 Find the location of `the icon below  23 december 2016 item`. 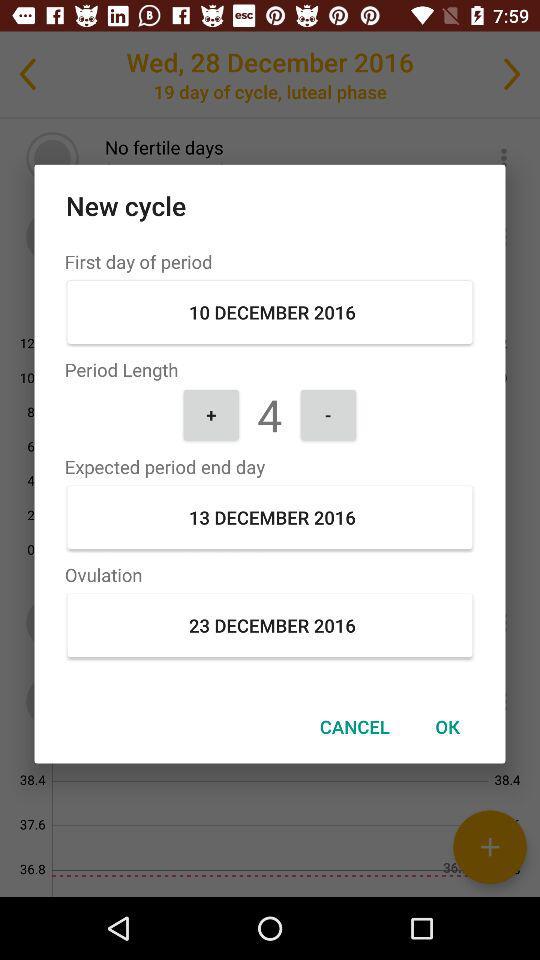

the icon below  23 december 2016 item is located at coordinates (447, 725).